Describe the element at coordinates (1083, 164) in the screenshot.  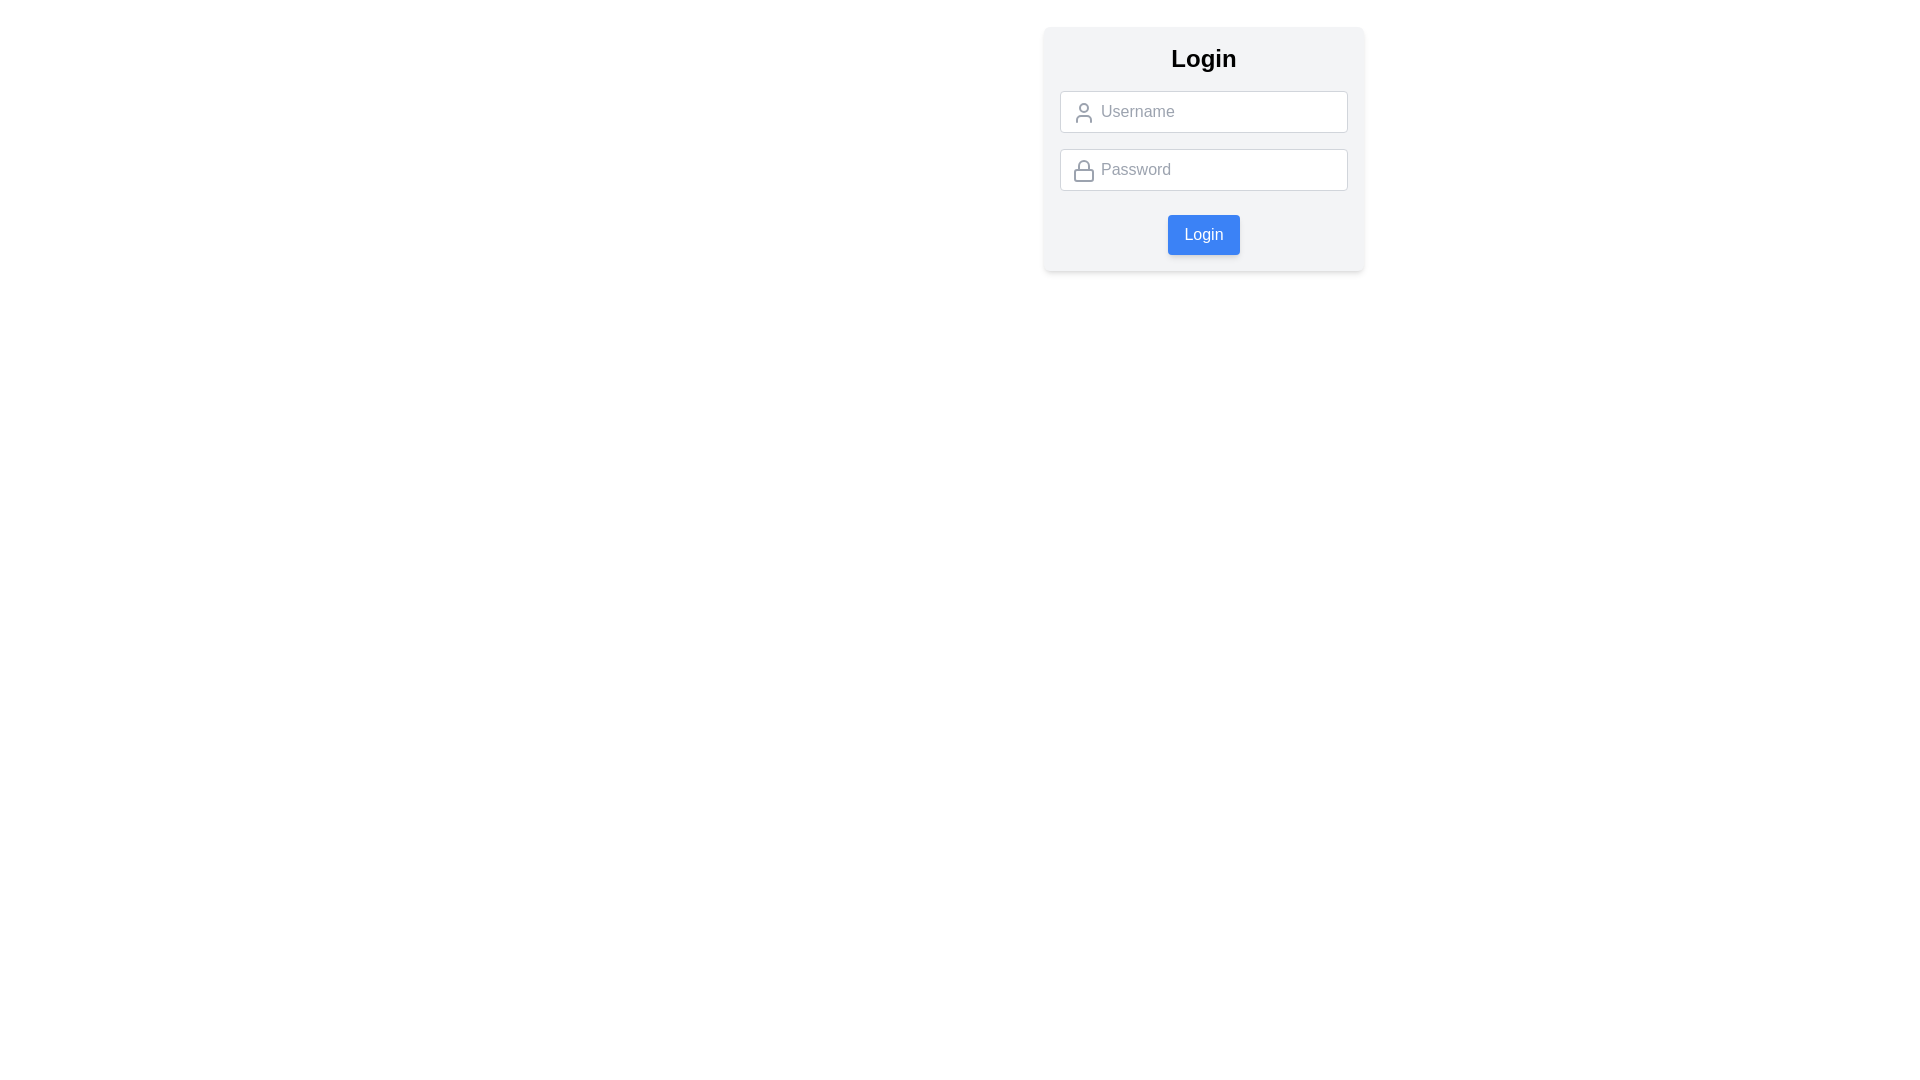
I see `the curved top section of the lock icon overlay located in the center left of the password input field, which is represented by a vector graphic stroke in an SVG format` at that location.